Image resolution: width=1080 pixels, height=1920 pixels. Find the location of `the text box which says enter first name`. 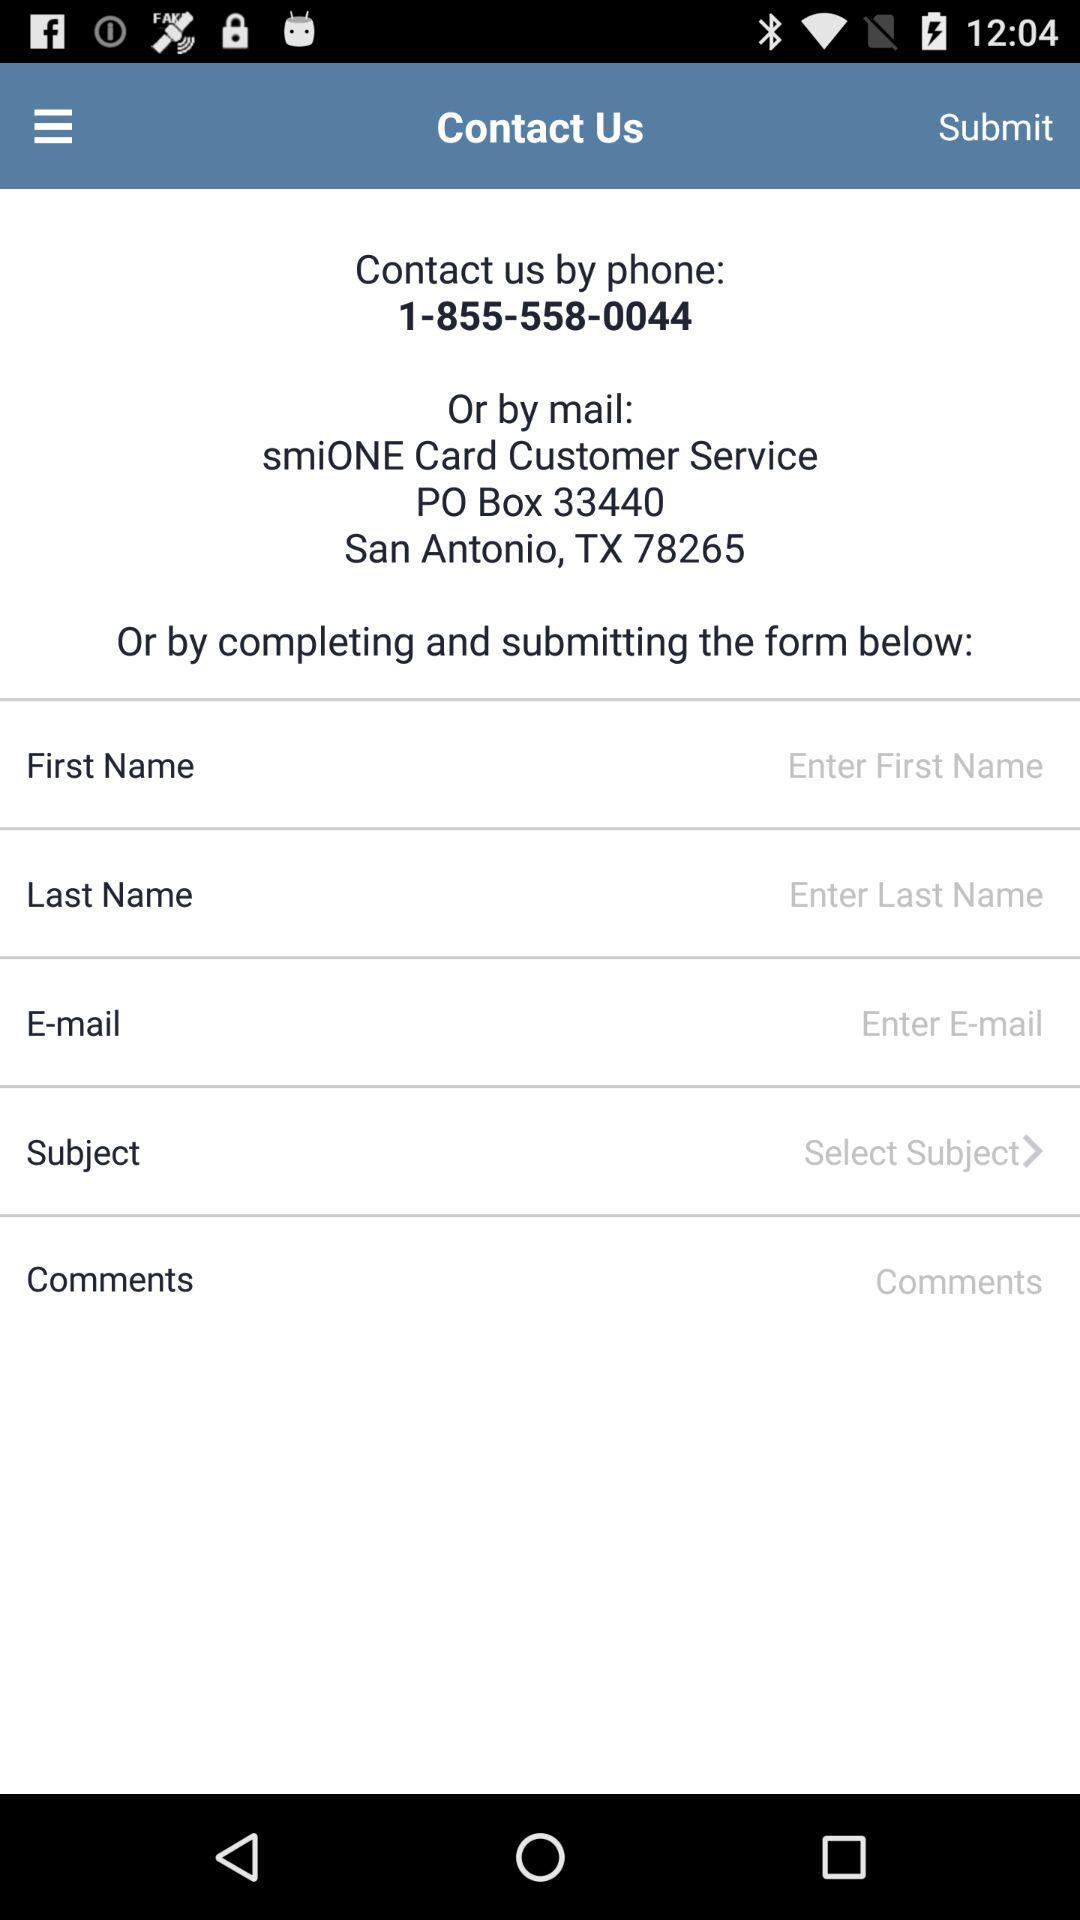

the text box which says enter first name is located at coordinates (637, 763).